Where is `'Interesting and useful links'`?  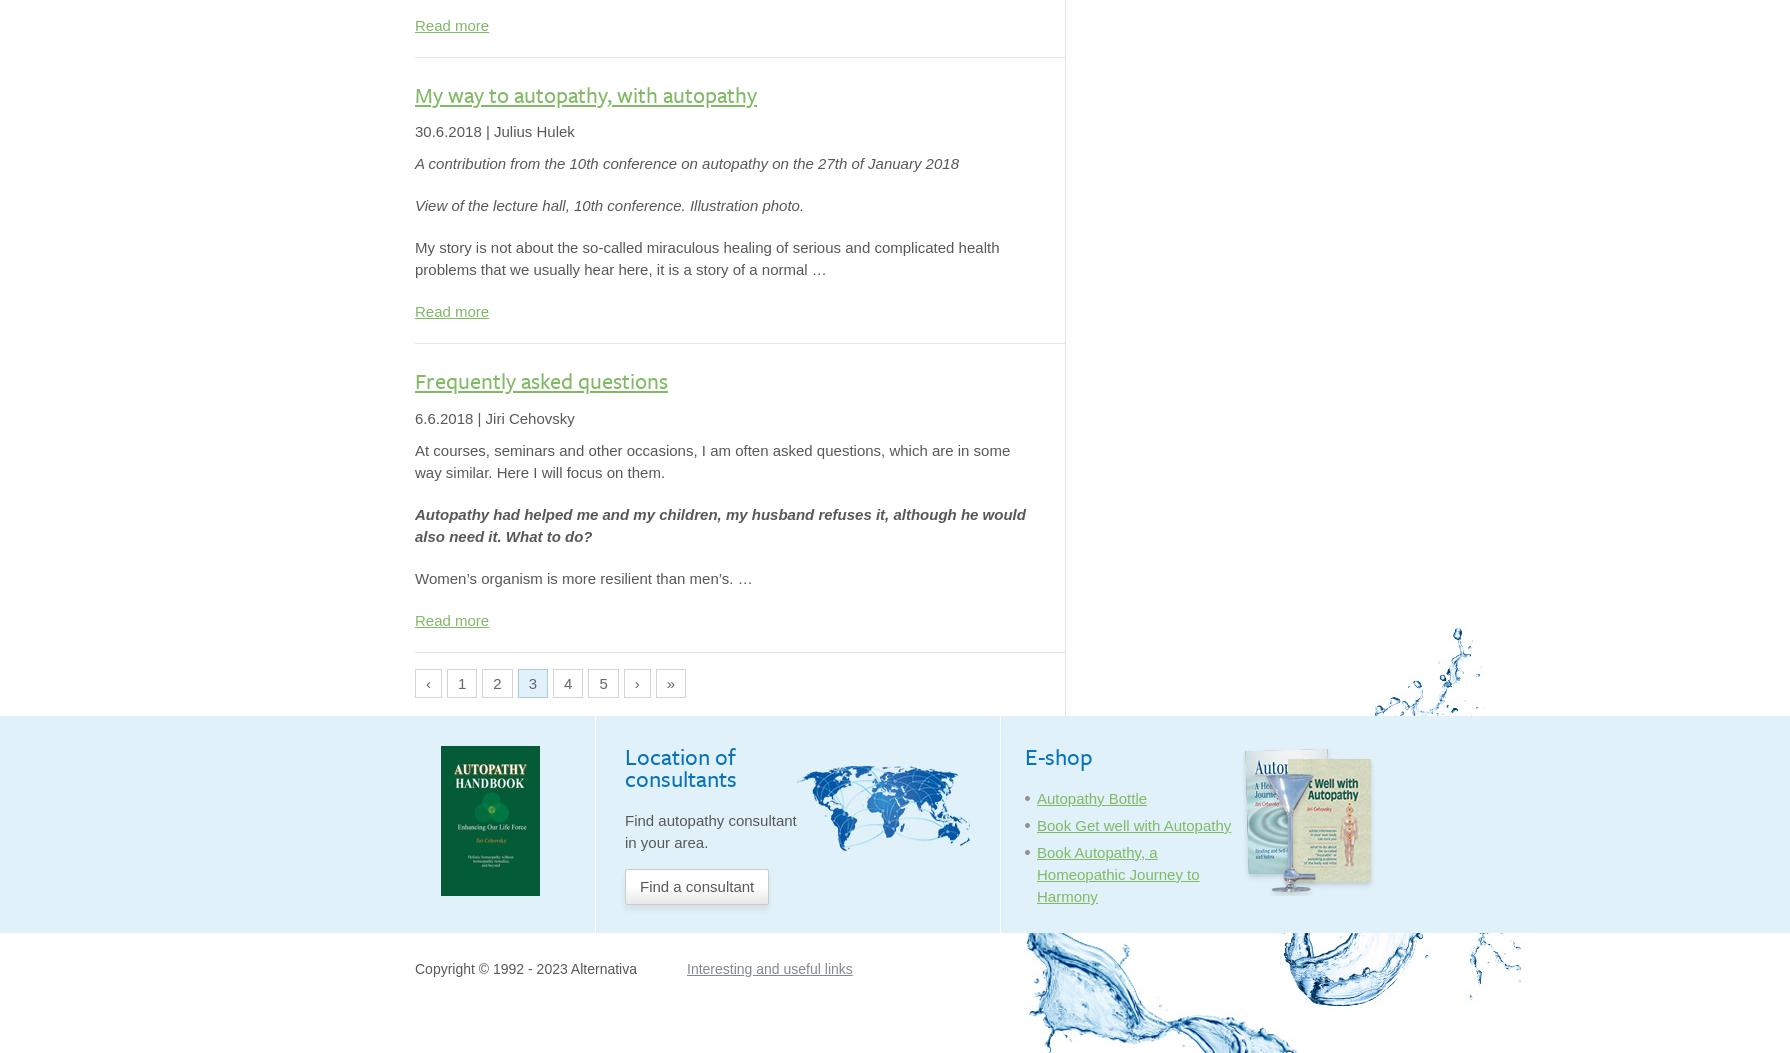
'Interesting and useful links' is located at coordinates (768, 968).